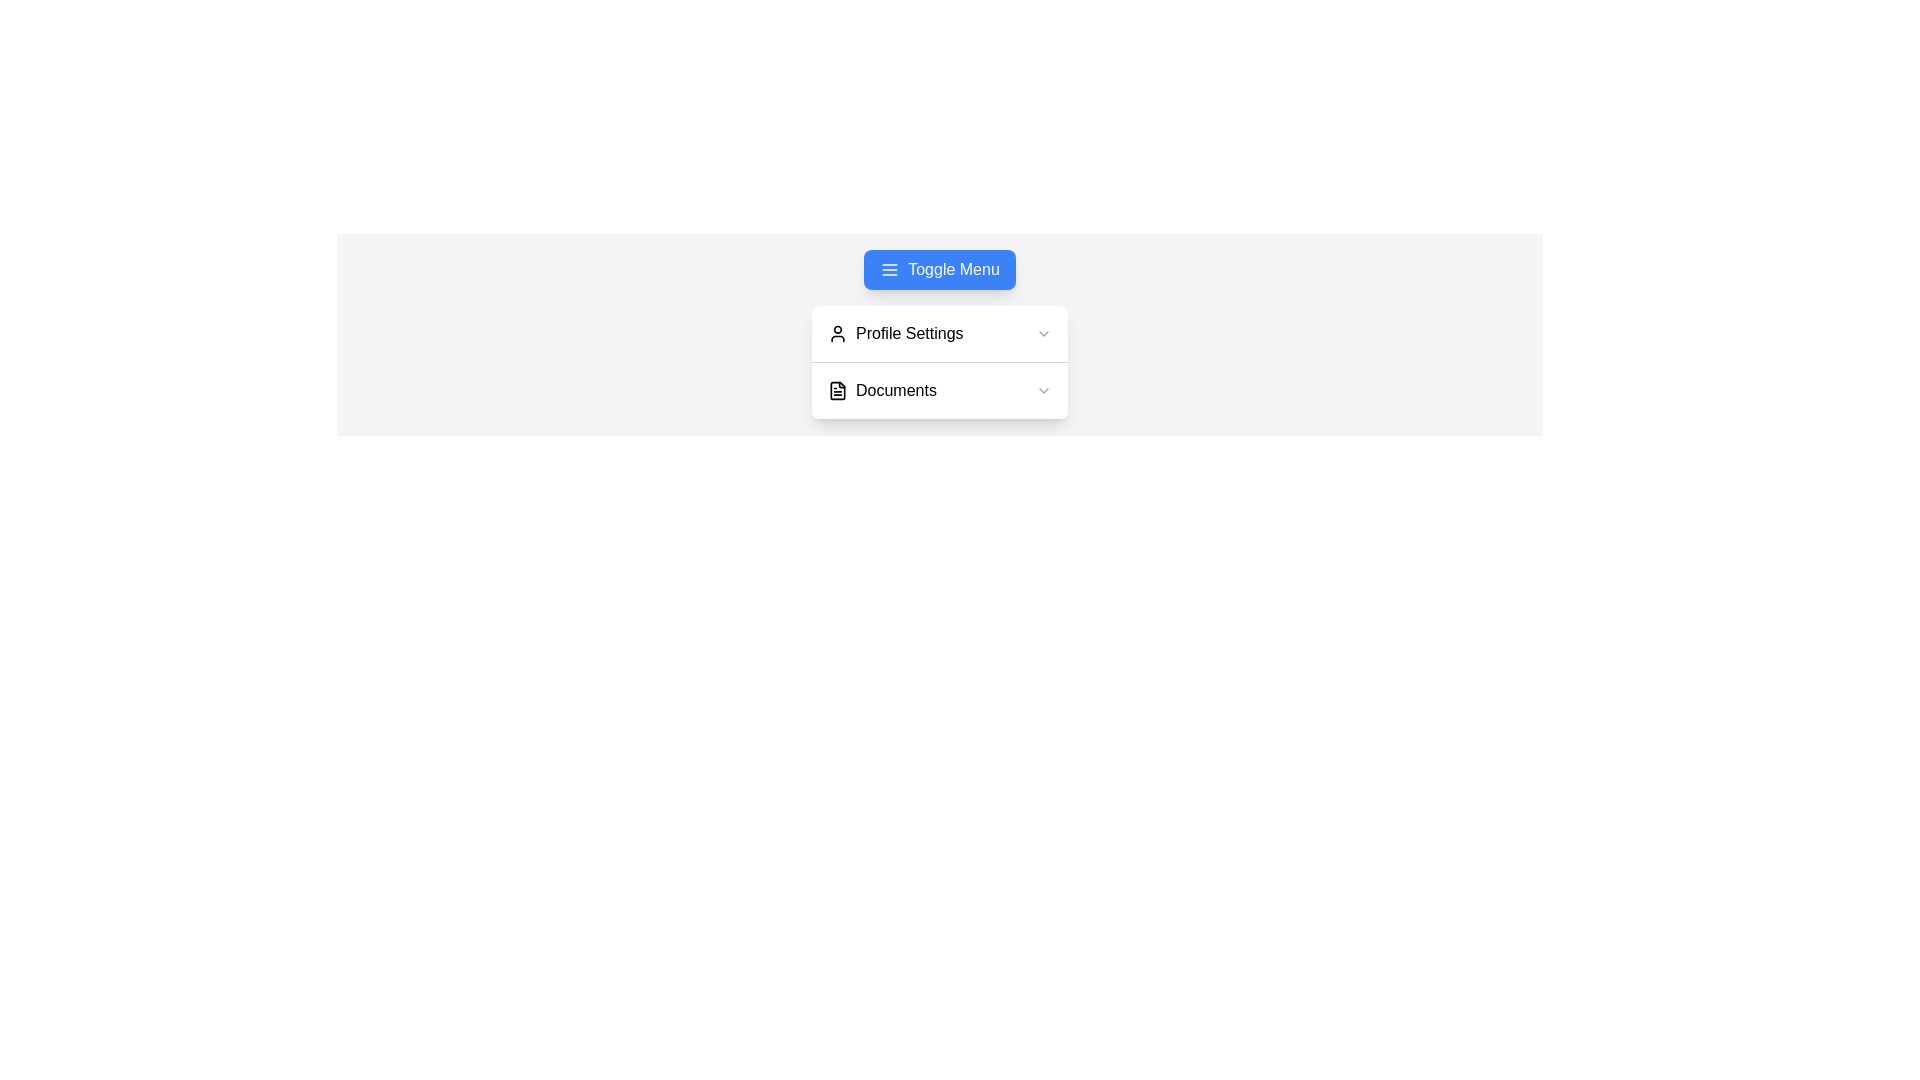  What do you see at coordinates (939, 390) in the screenshot?
I see `the 'Documents' button located below the 'Profile Settings' option in the dropdown menu` at bounding box center [939, 390].